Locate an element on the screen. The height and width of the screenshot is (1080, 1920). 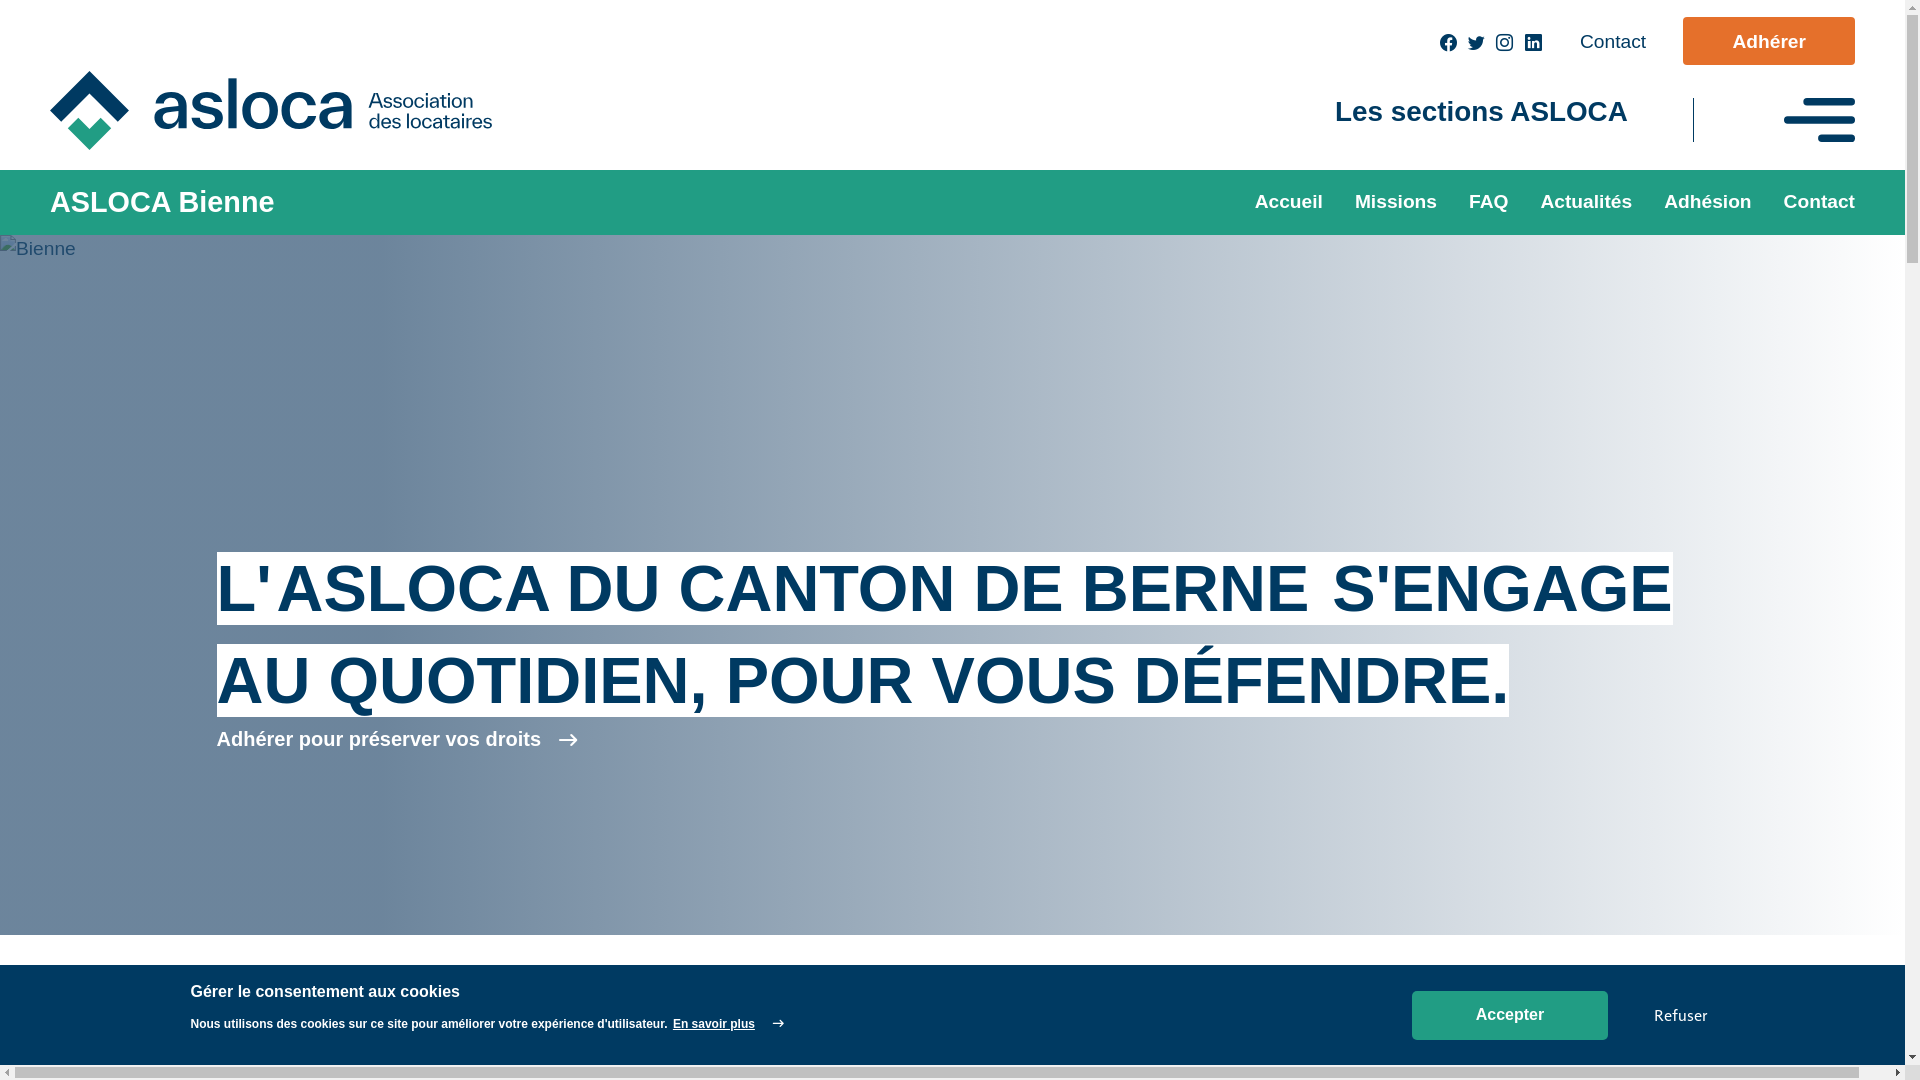
'Refuser' is located at coordinates (1680, 1014).